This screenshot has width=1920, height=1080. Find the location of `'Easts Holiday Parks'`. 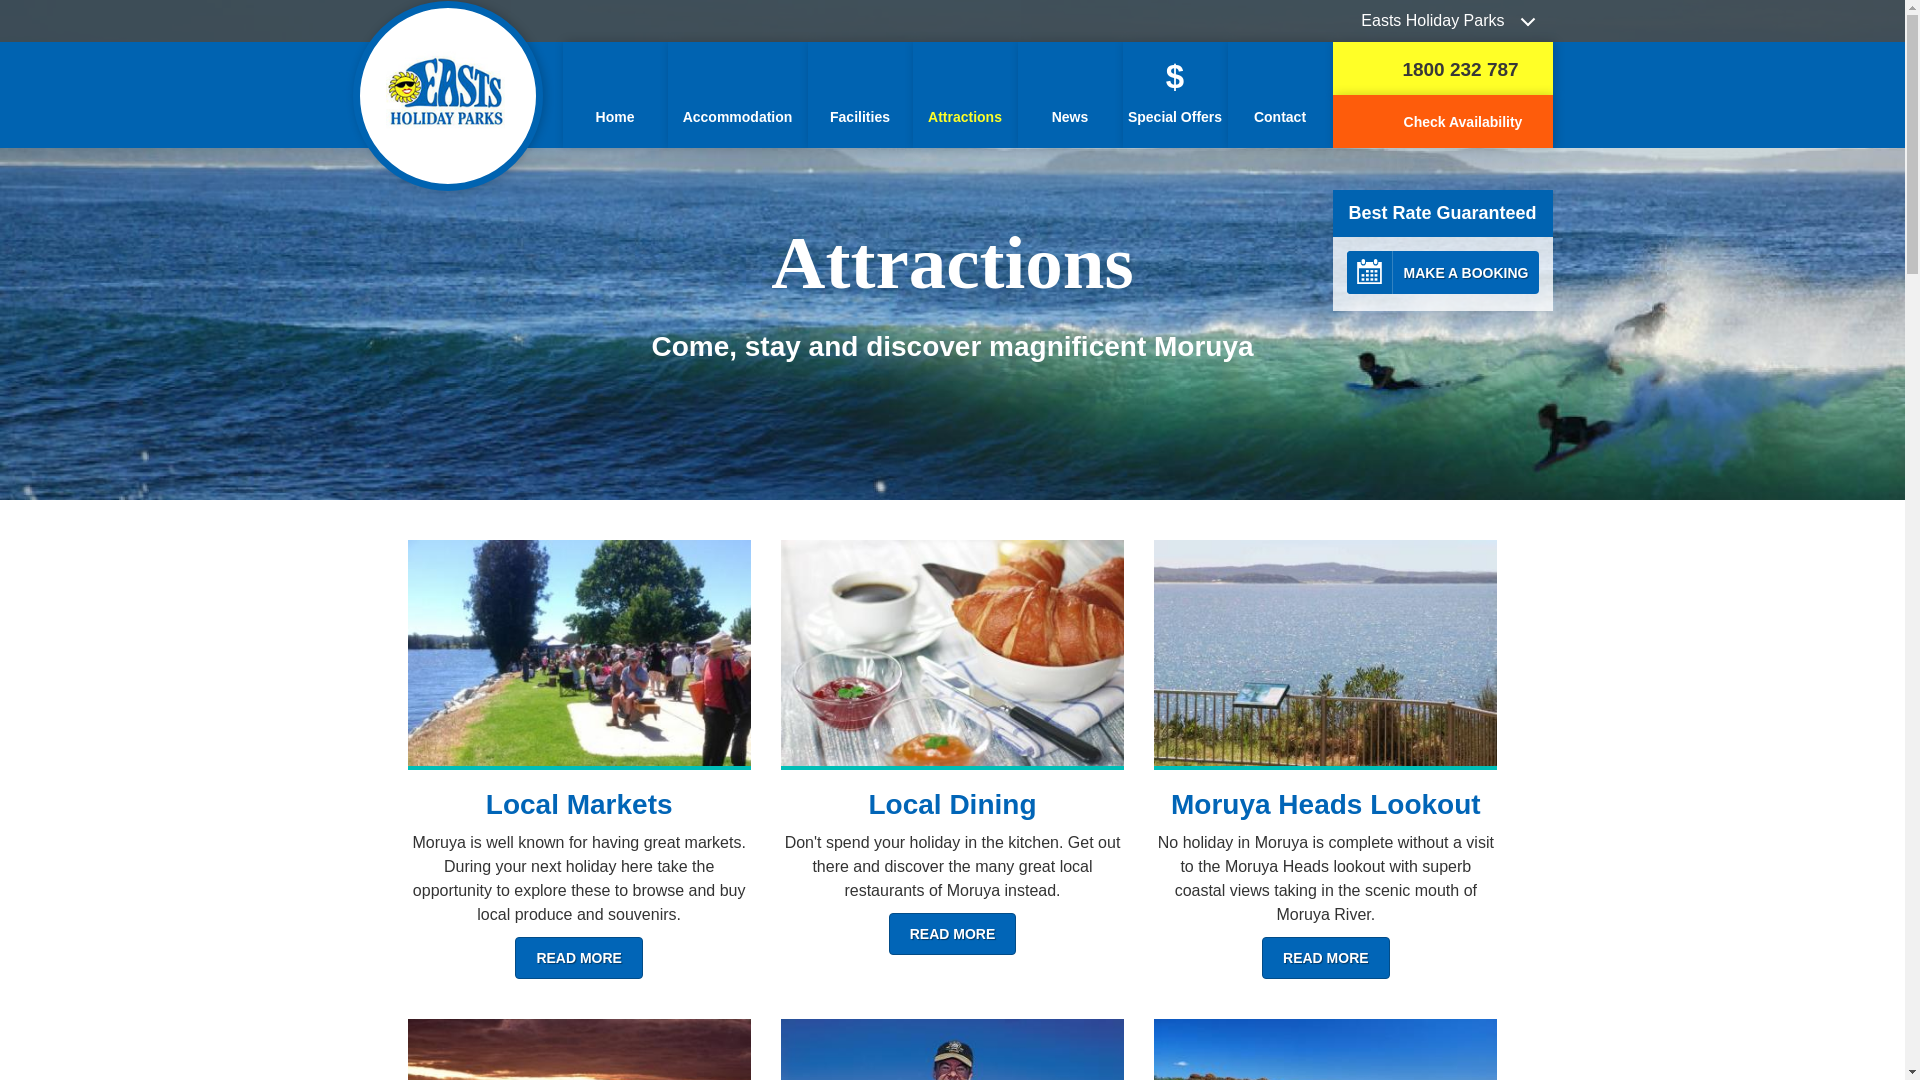

'Easts Holiday Parks' is located at coordinates (1441, 20).